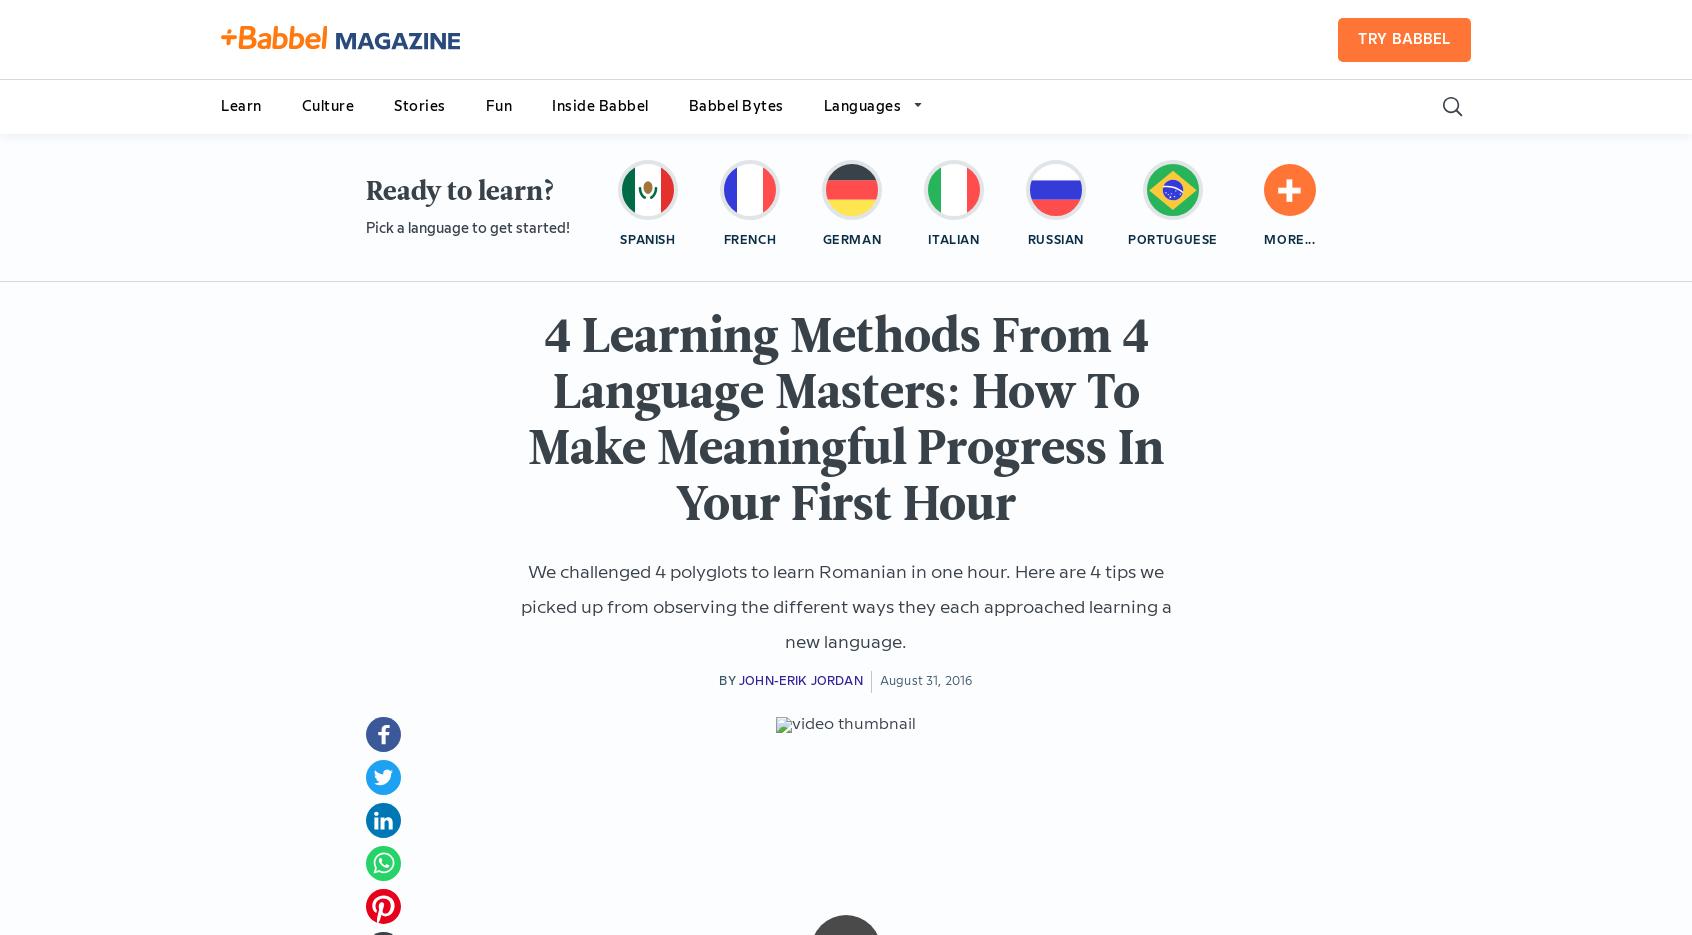  Describe the element at coordinates (903, 241) in the screenshot. I see `'English'` at that location.